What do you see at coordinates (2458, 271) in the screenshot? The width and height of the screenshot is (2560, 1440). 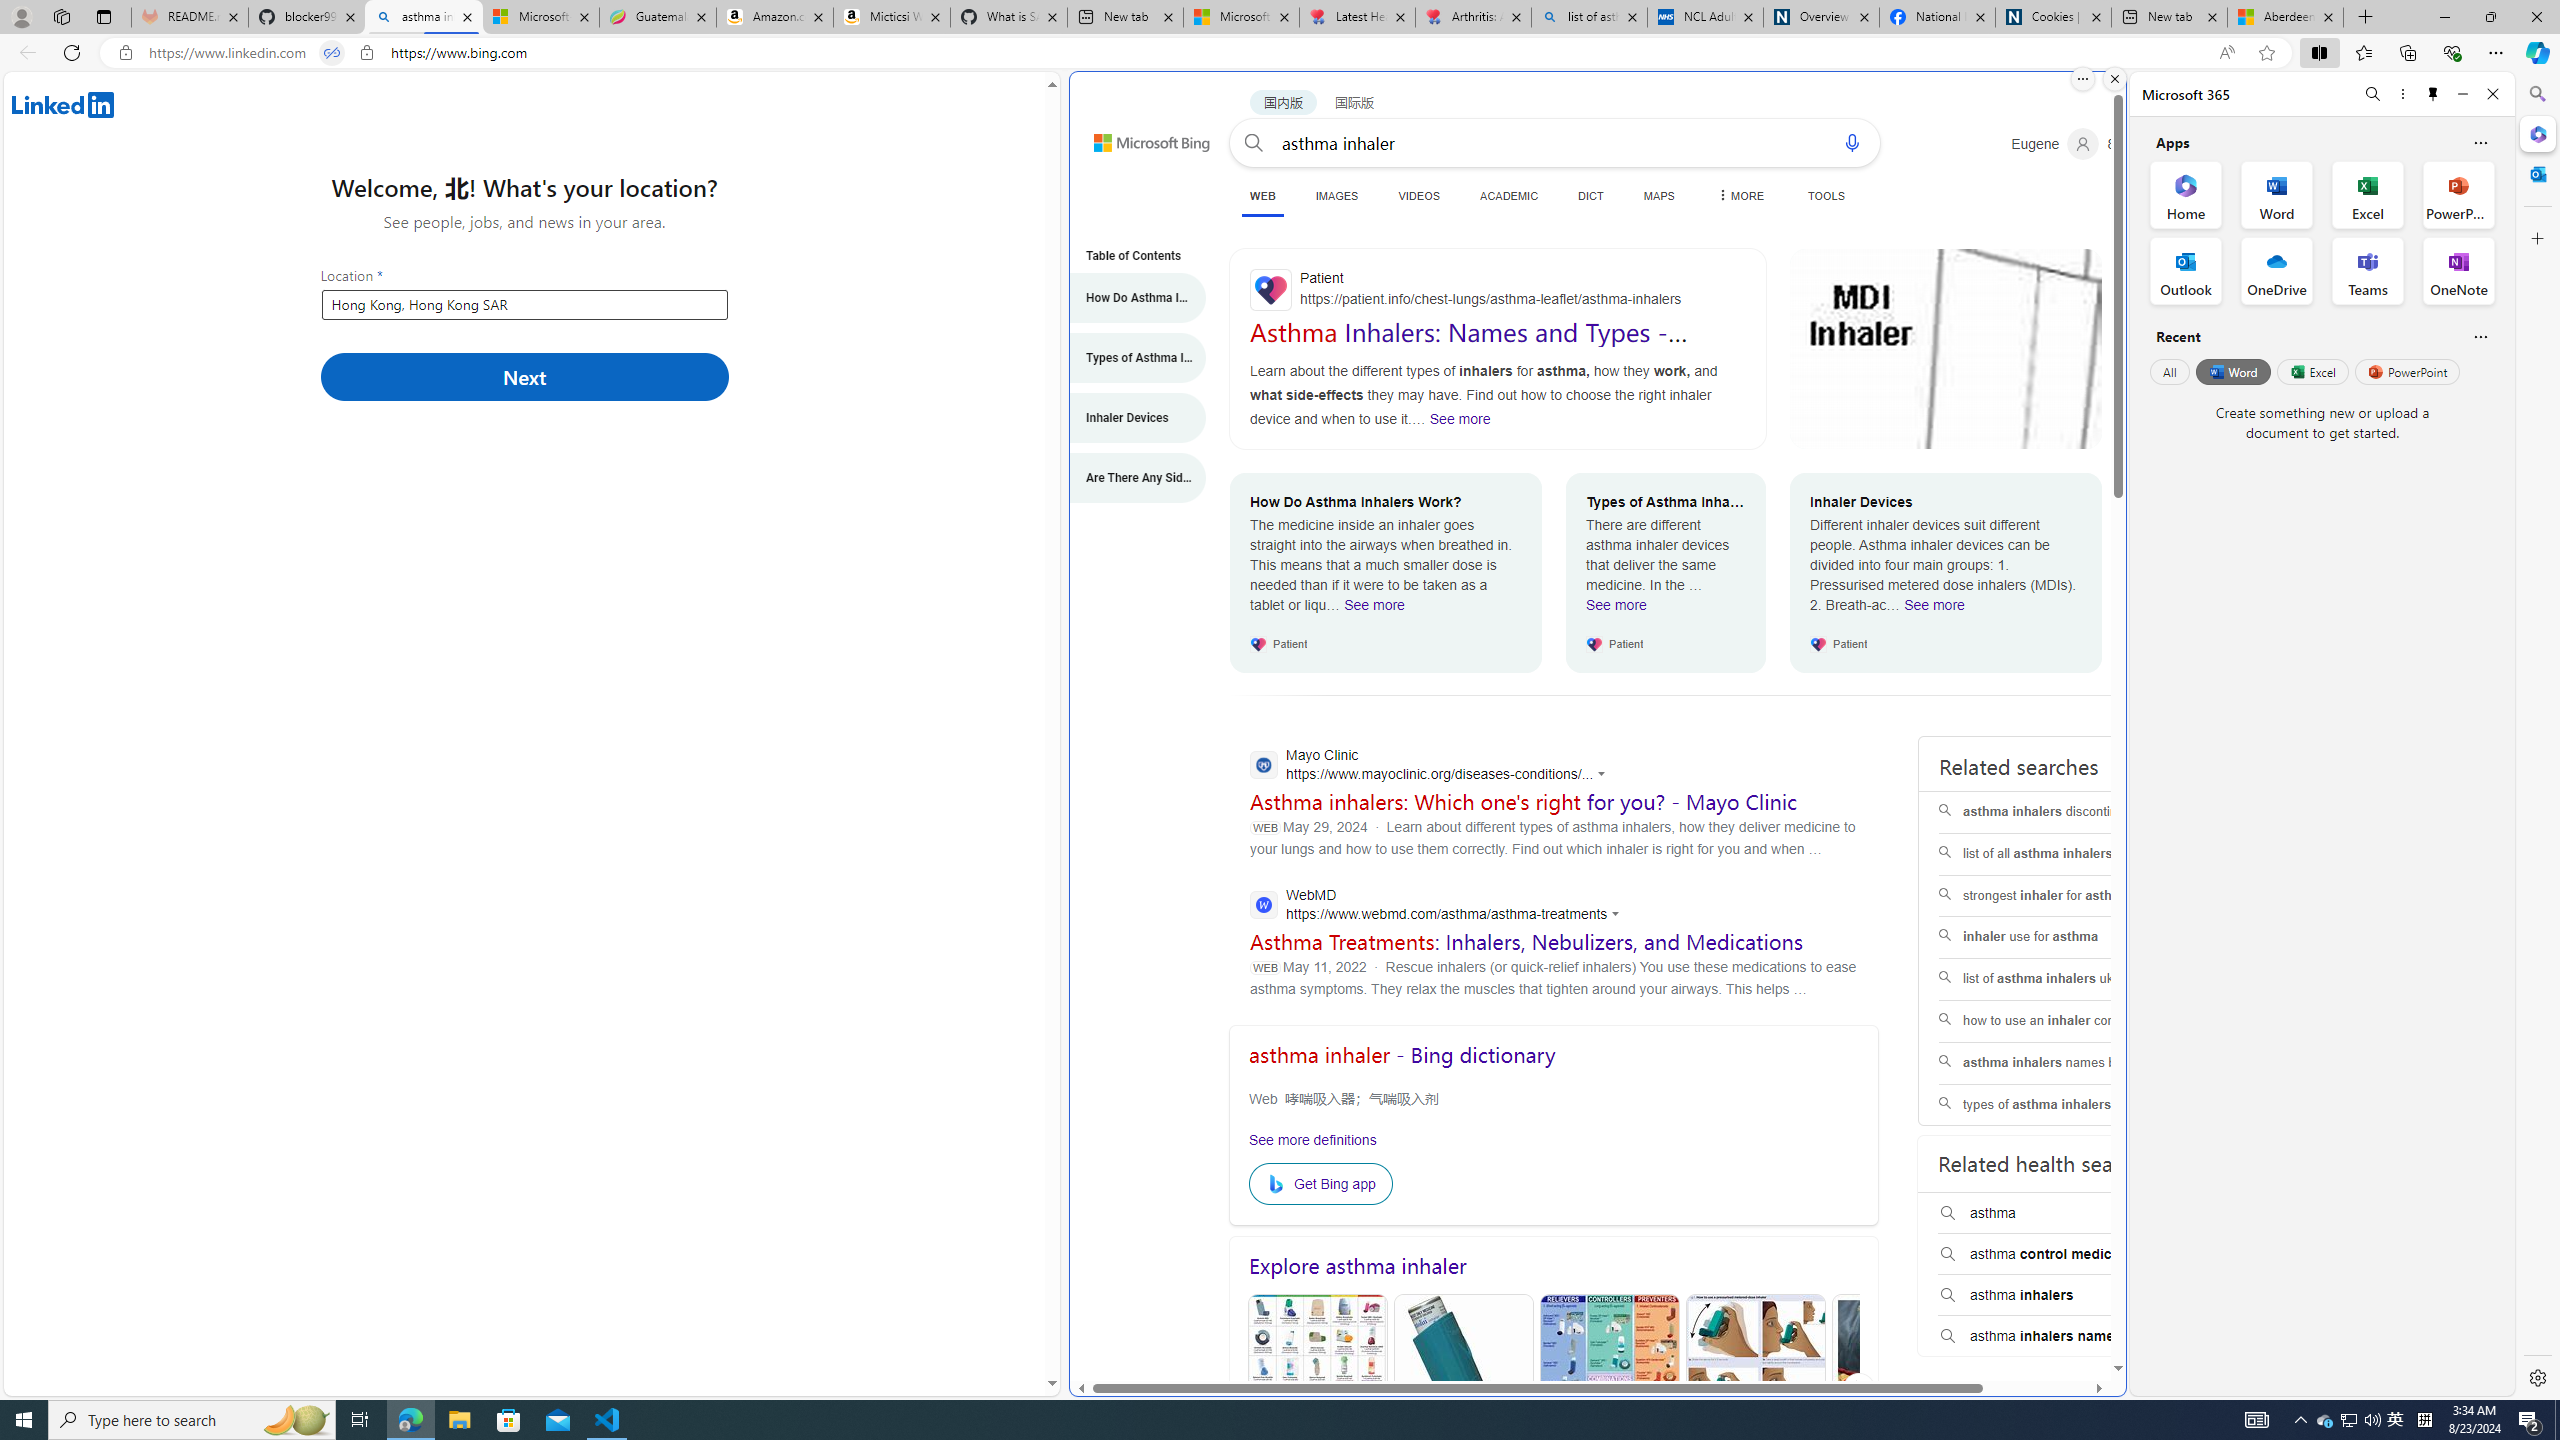 I see `'OneNote Office App'` at bounding box center [2458, 271].